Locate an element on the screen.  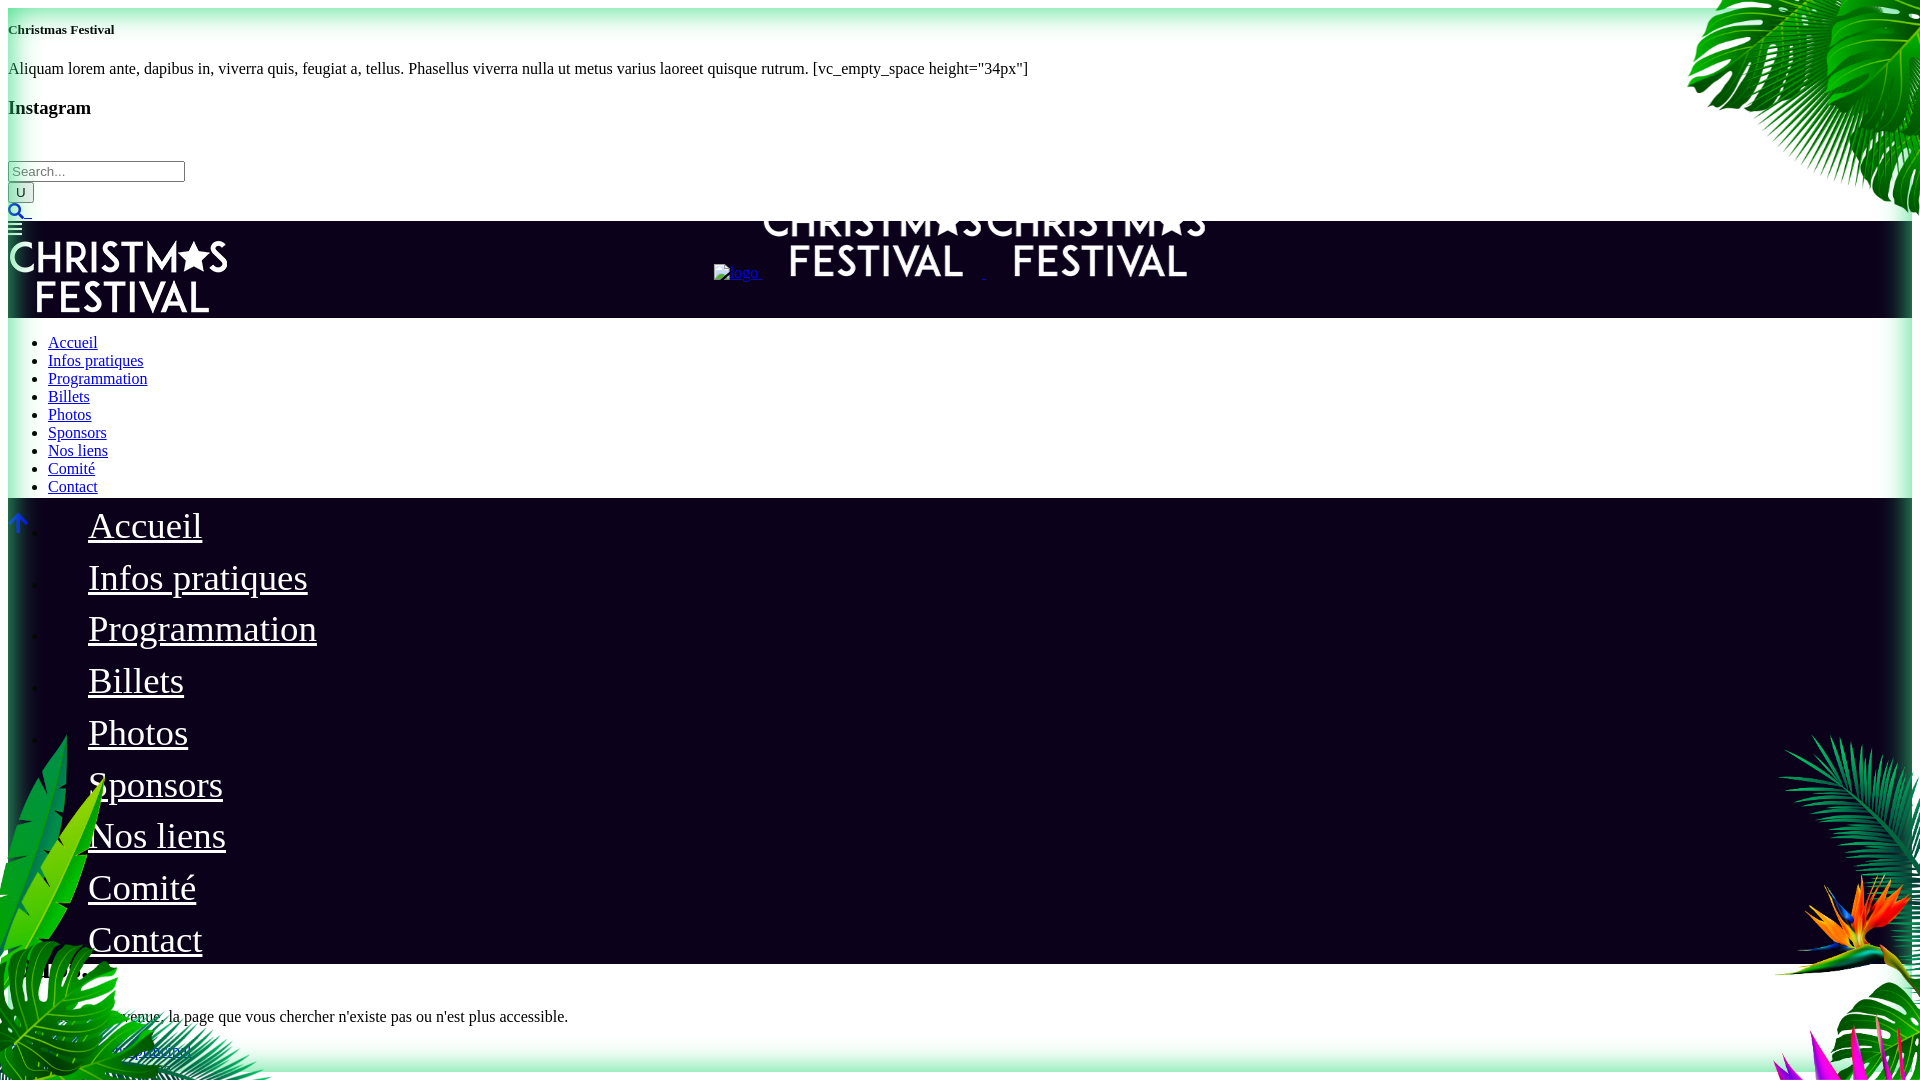
'Sponsors' is located at coordinates (77, 431).